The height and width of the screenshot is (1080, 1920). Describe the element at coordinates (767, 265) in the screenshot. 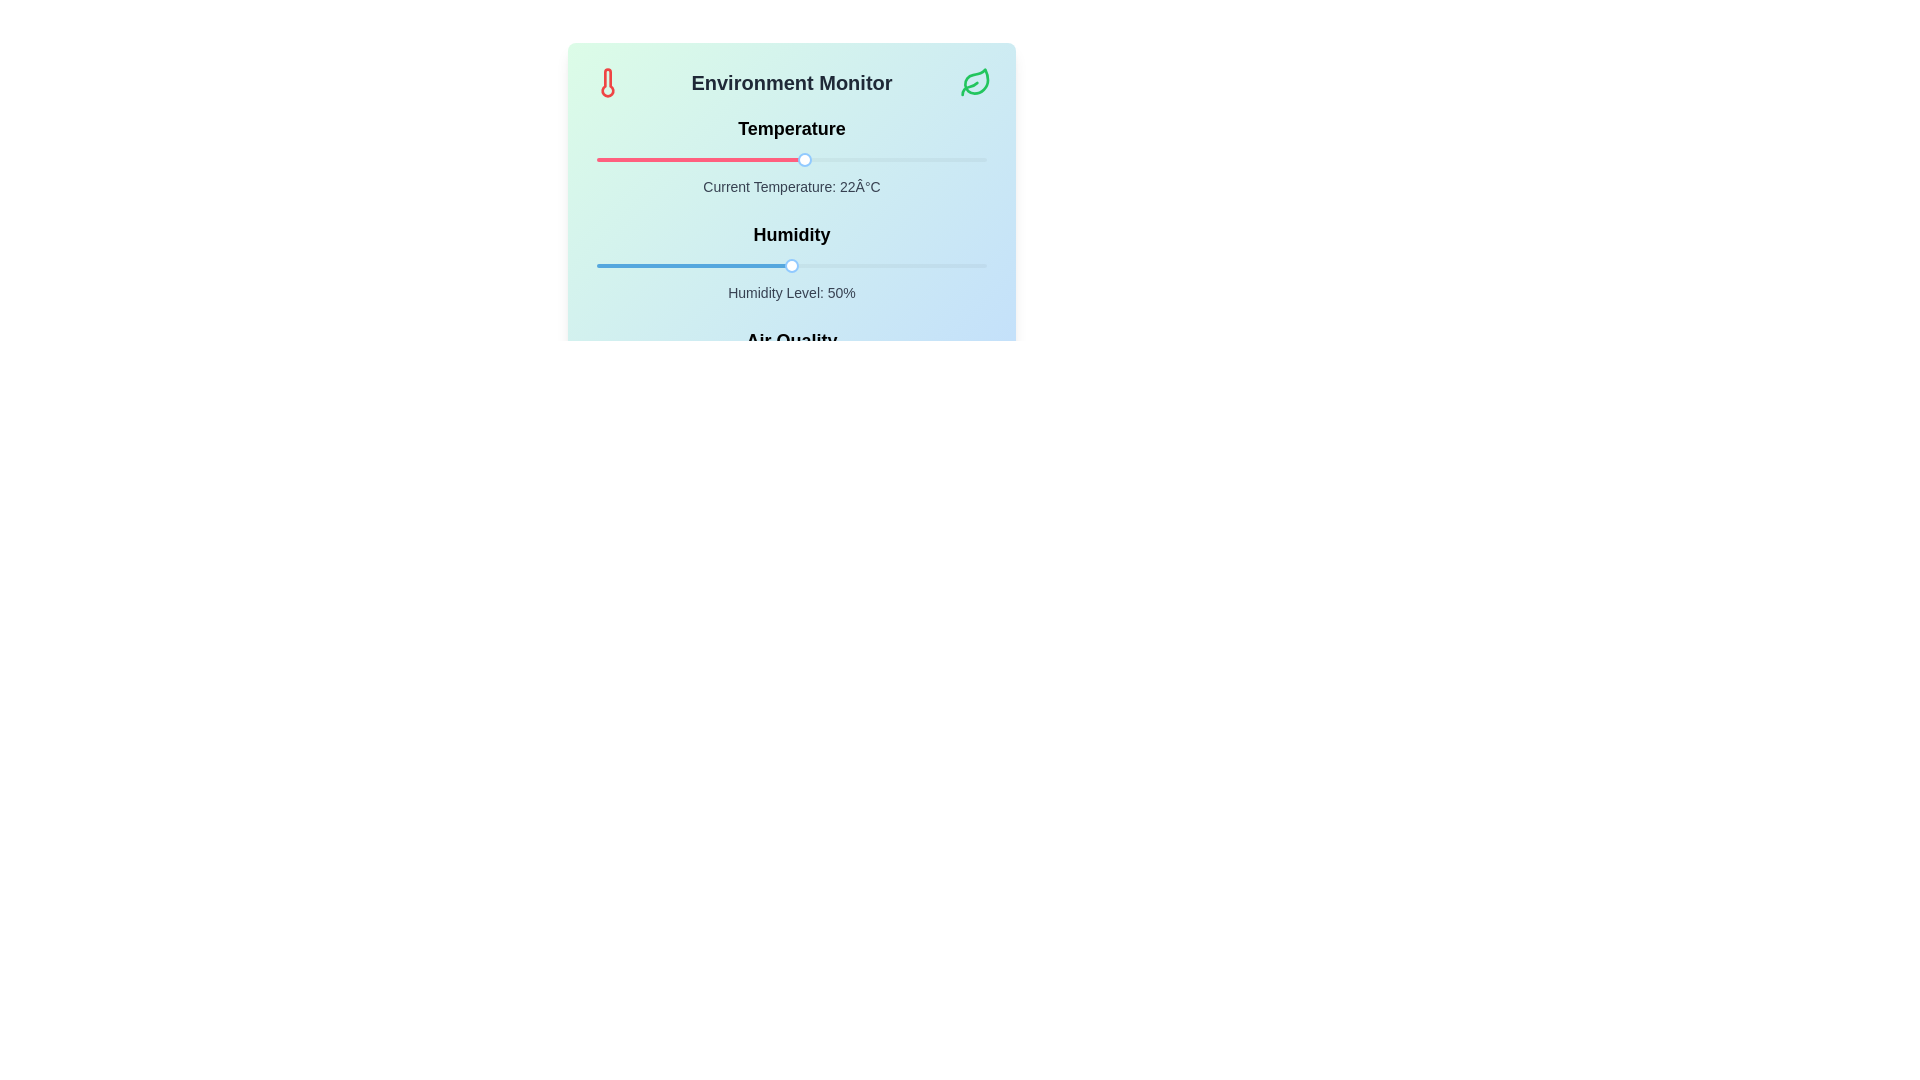

I see `the humidity` at that location.